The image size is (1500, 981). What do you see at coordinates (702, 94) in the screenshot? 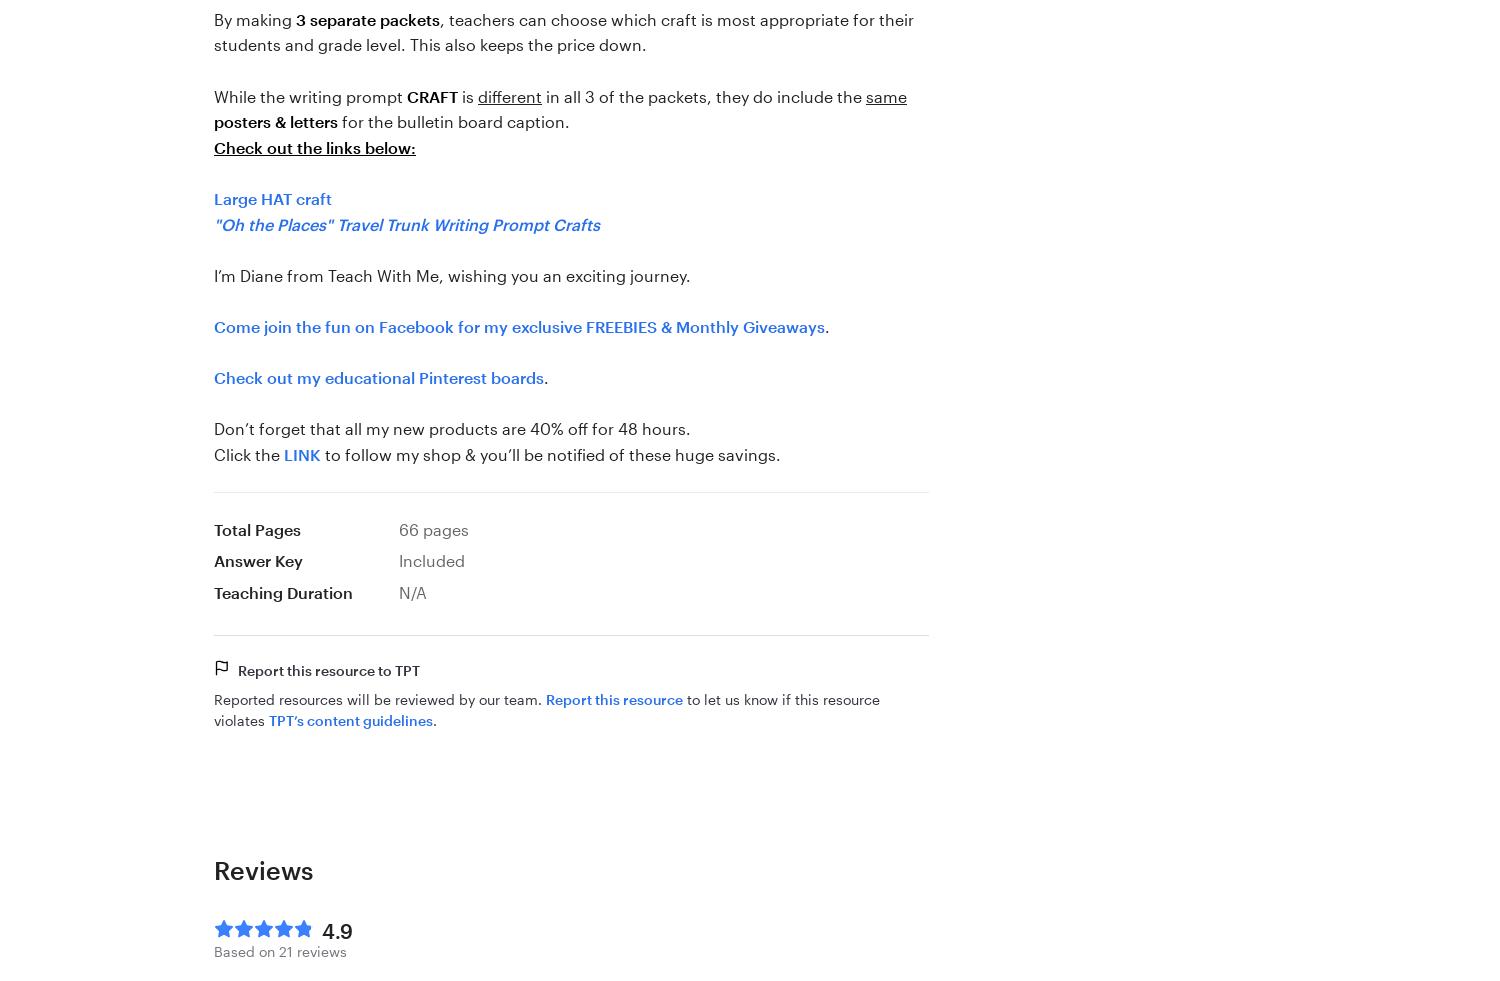
I see `'in all 3 of the packets, they do include the'` at bounding box center [702, 94].